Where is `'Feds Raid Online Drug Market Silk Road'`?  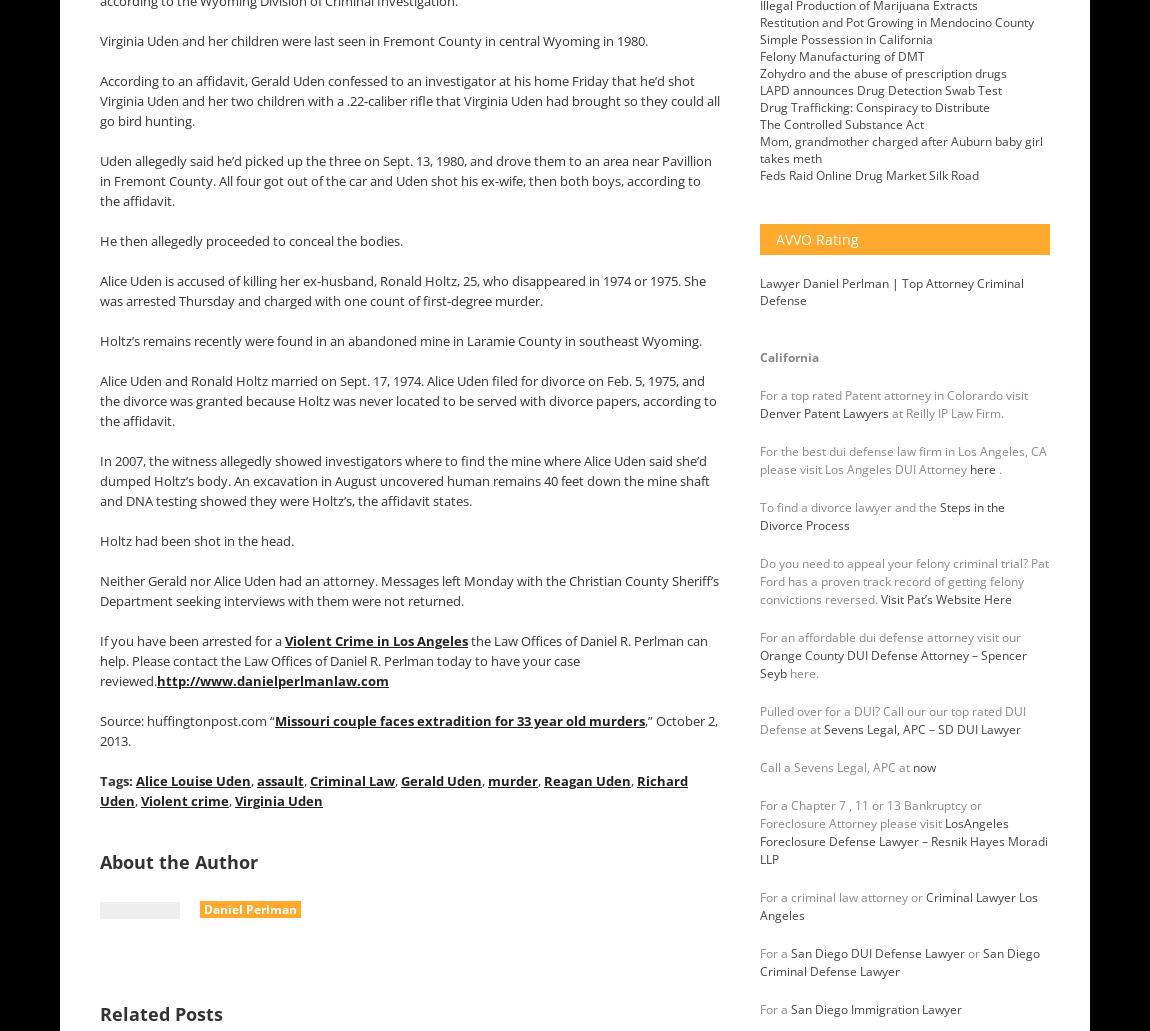 'Feds Raid Online Drug Market Silk Road' is located at coordinates (869, 174).